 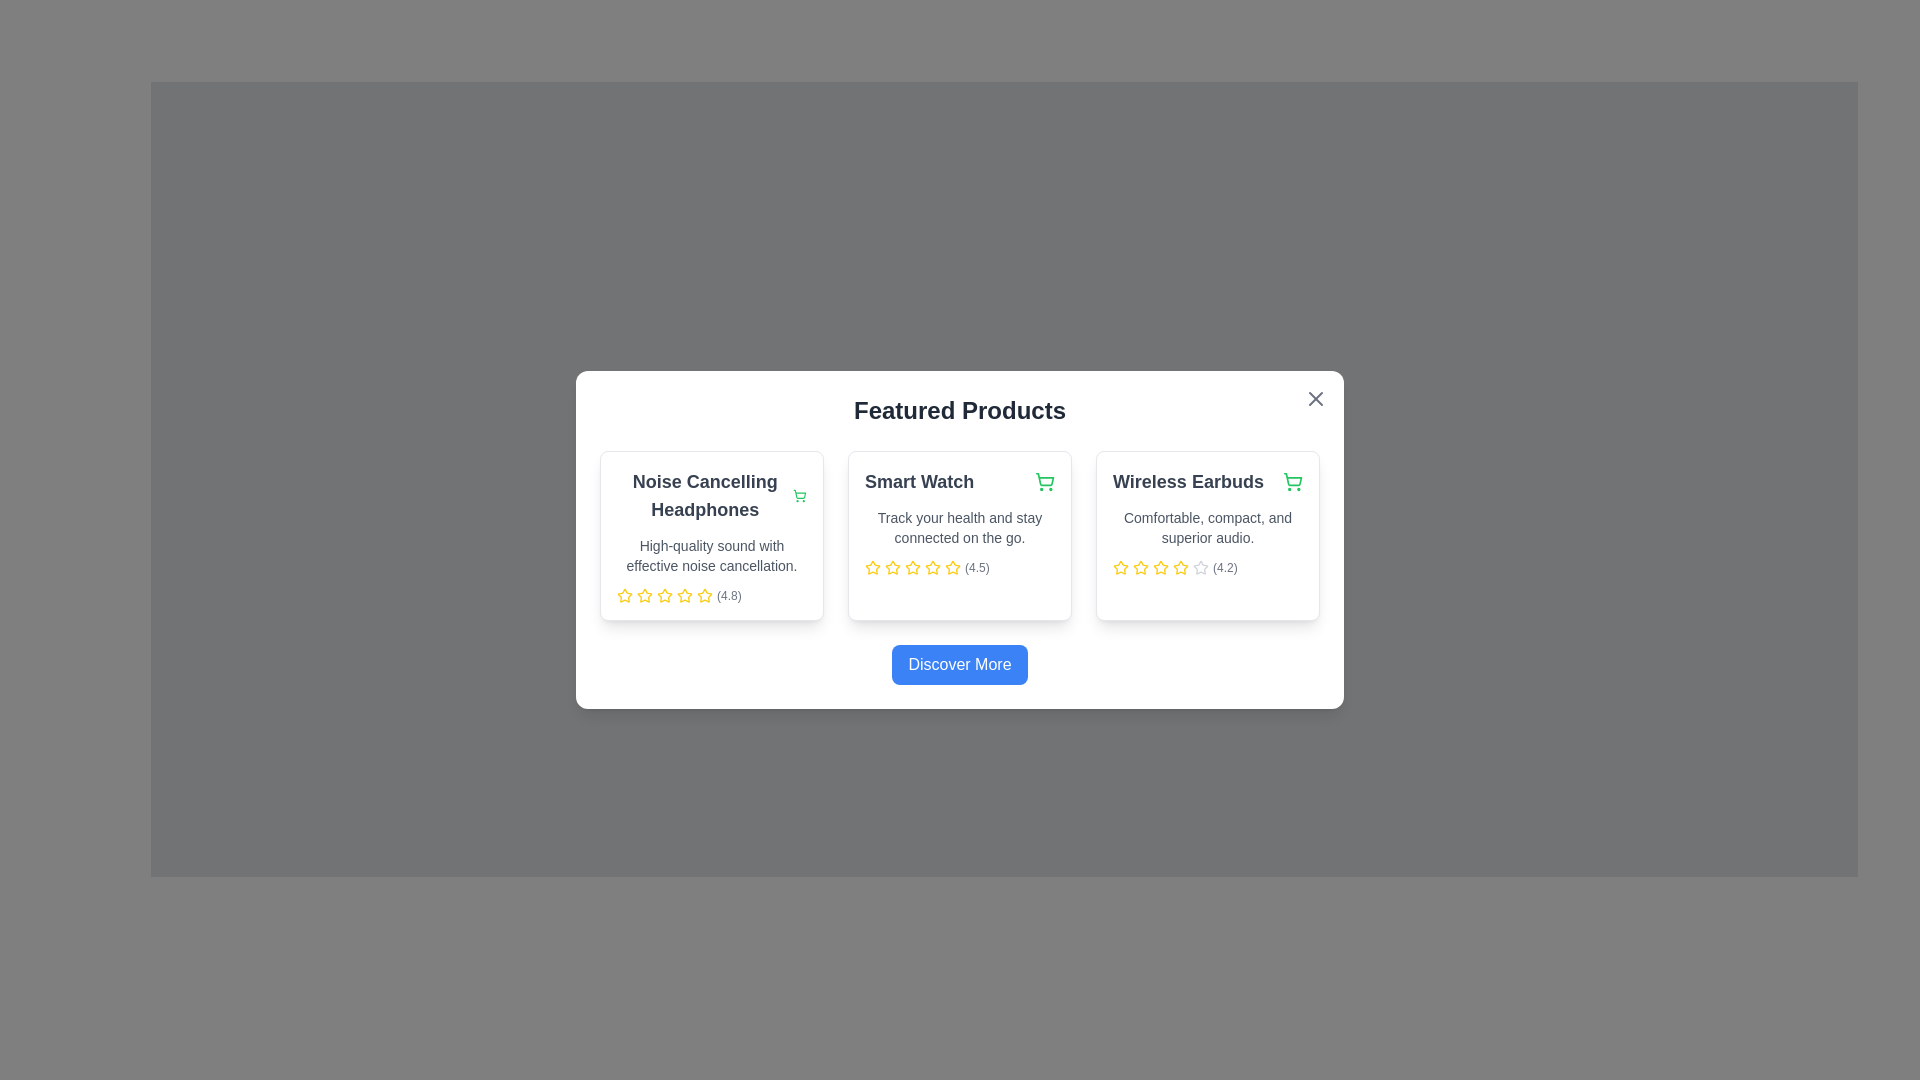 I want to click on the third star icon in the five-star rating system for the product 'Smart Watch', so click(x=911, y=567).